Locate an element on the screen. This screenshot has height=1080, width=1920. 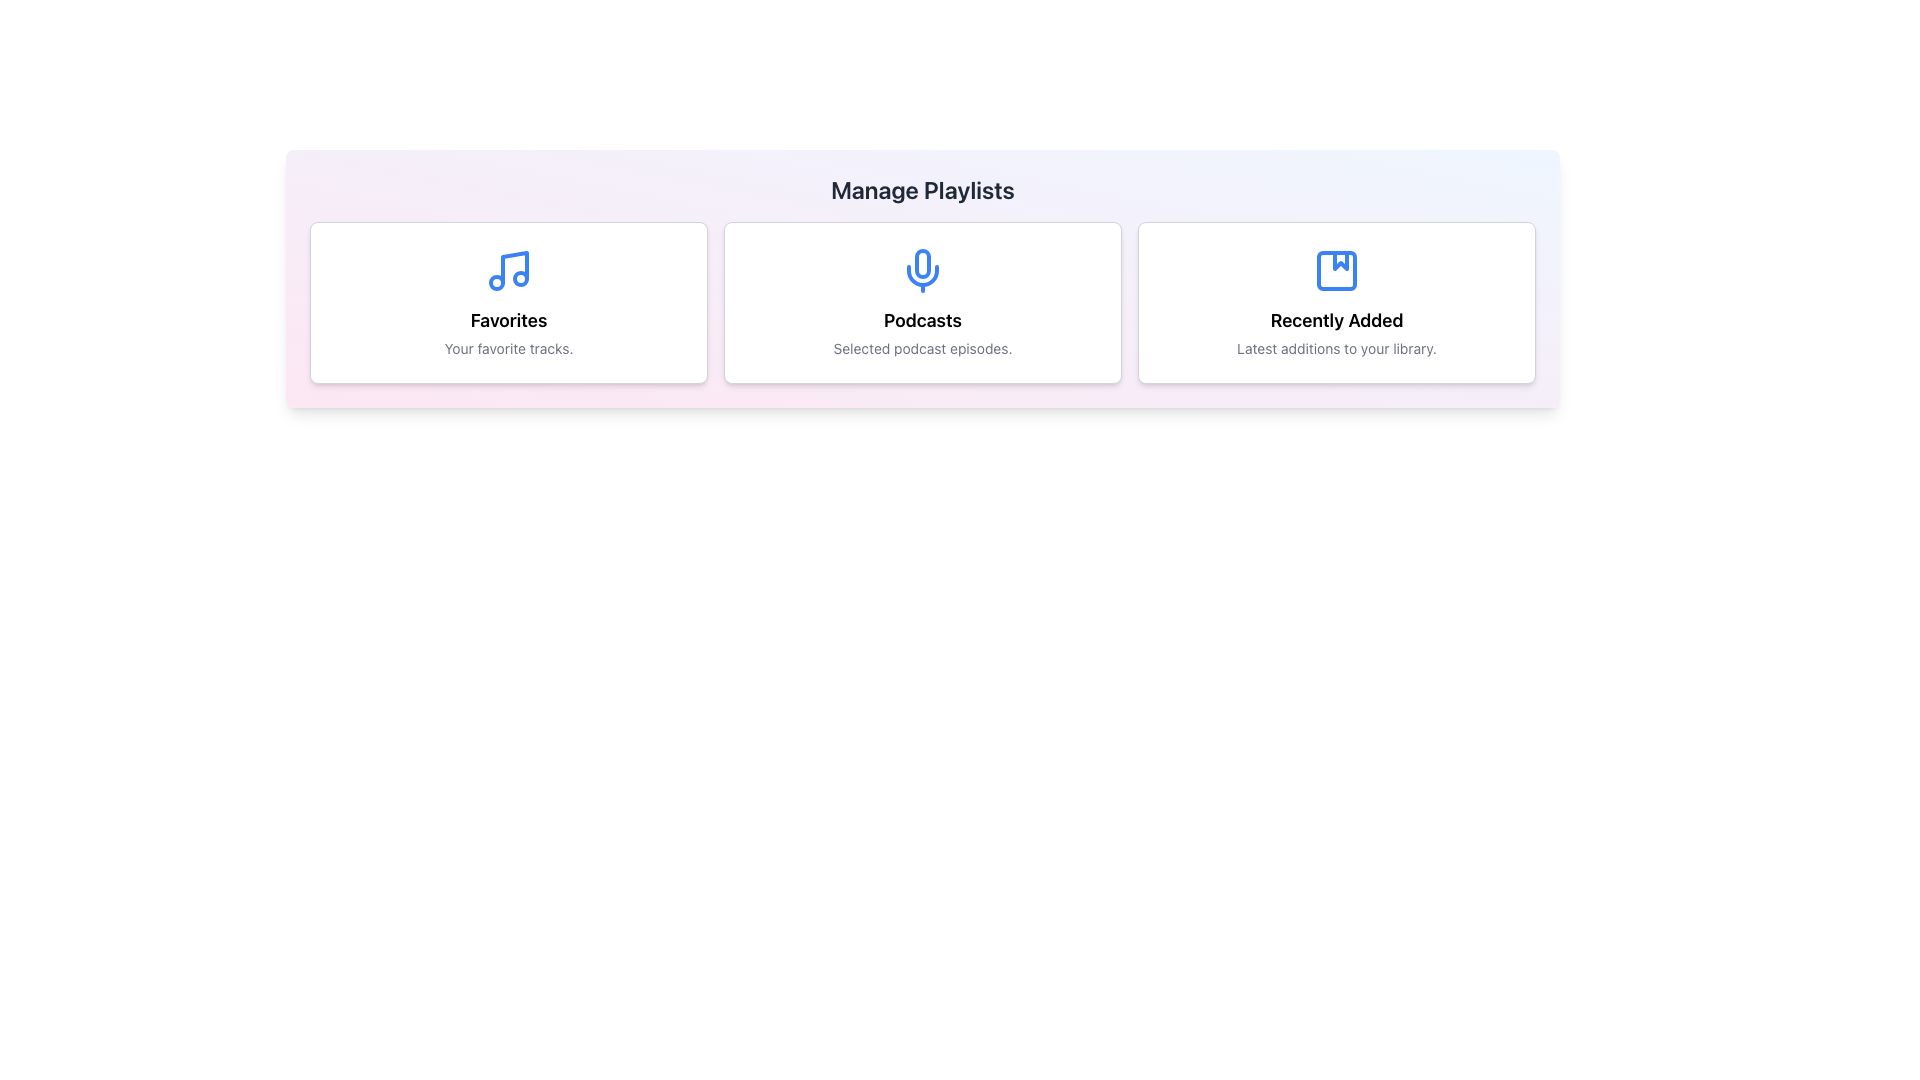
the descriptive text located at the bottom of the 'Favorites' card, which provides additional information about the card is located at coordinates (508, 347).